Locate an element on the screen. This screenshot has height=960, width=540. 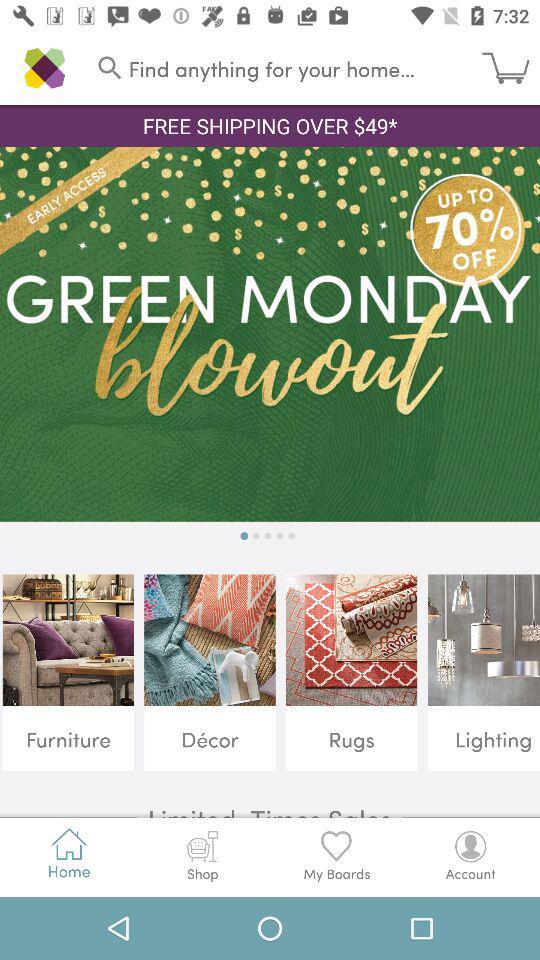
this area is located at coordinates (270, 334).